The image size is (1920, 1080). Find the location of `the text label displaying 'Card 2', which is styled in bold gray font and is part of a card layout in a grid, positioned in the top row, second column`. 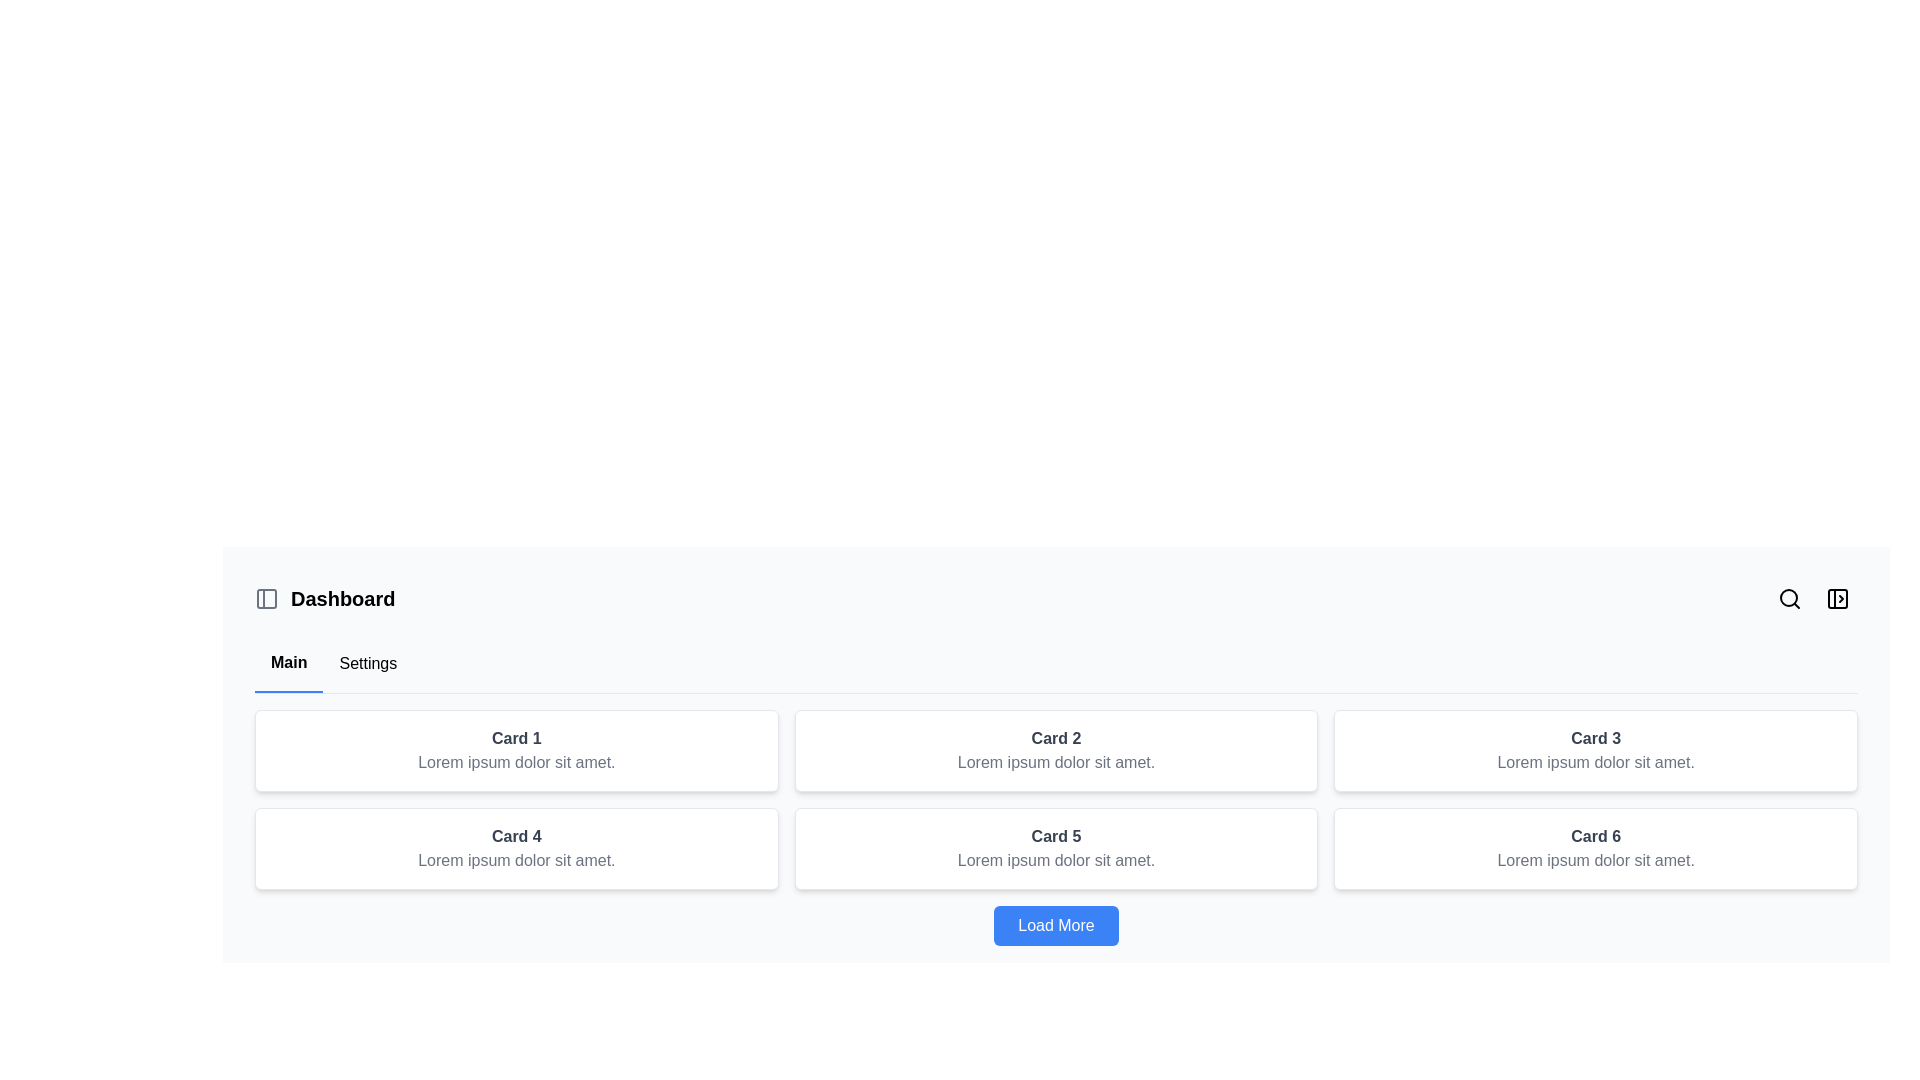

the text label displaying 'Card 2', which is styled in bold gray font and is part of a card layout in a grid, positioned in the top row, second column is located at coordinates (1055, 739).